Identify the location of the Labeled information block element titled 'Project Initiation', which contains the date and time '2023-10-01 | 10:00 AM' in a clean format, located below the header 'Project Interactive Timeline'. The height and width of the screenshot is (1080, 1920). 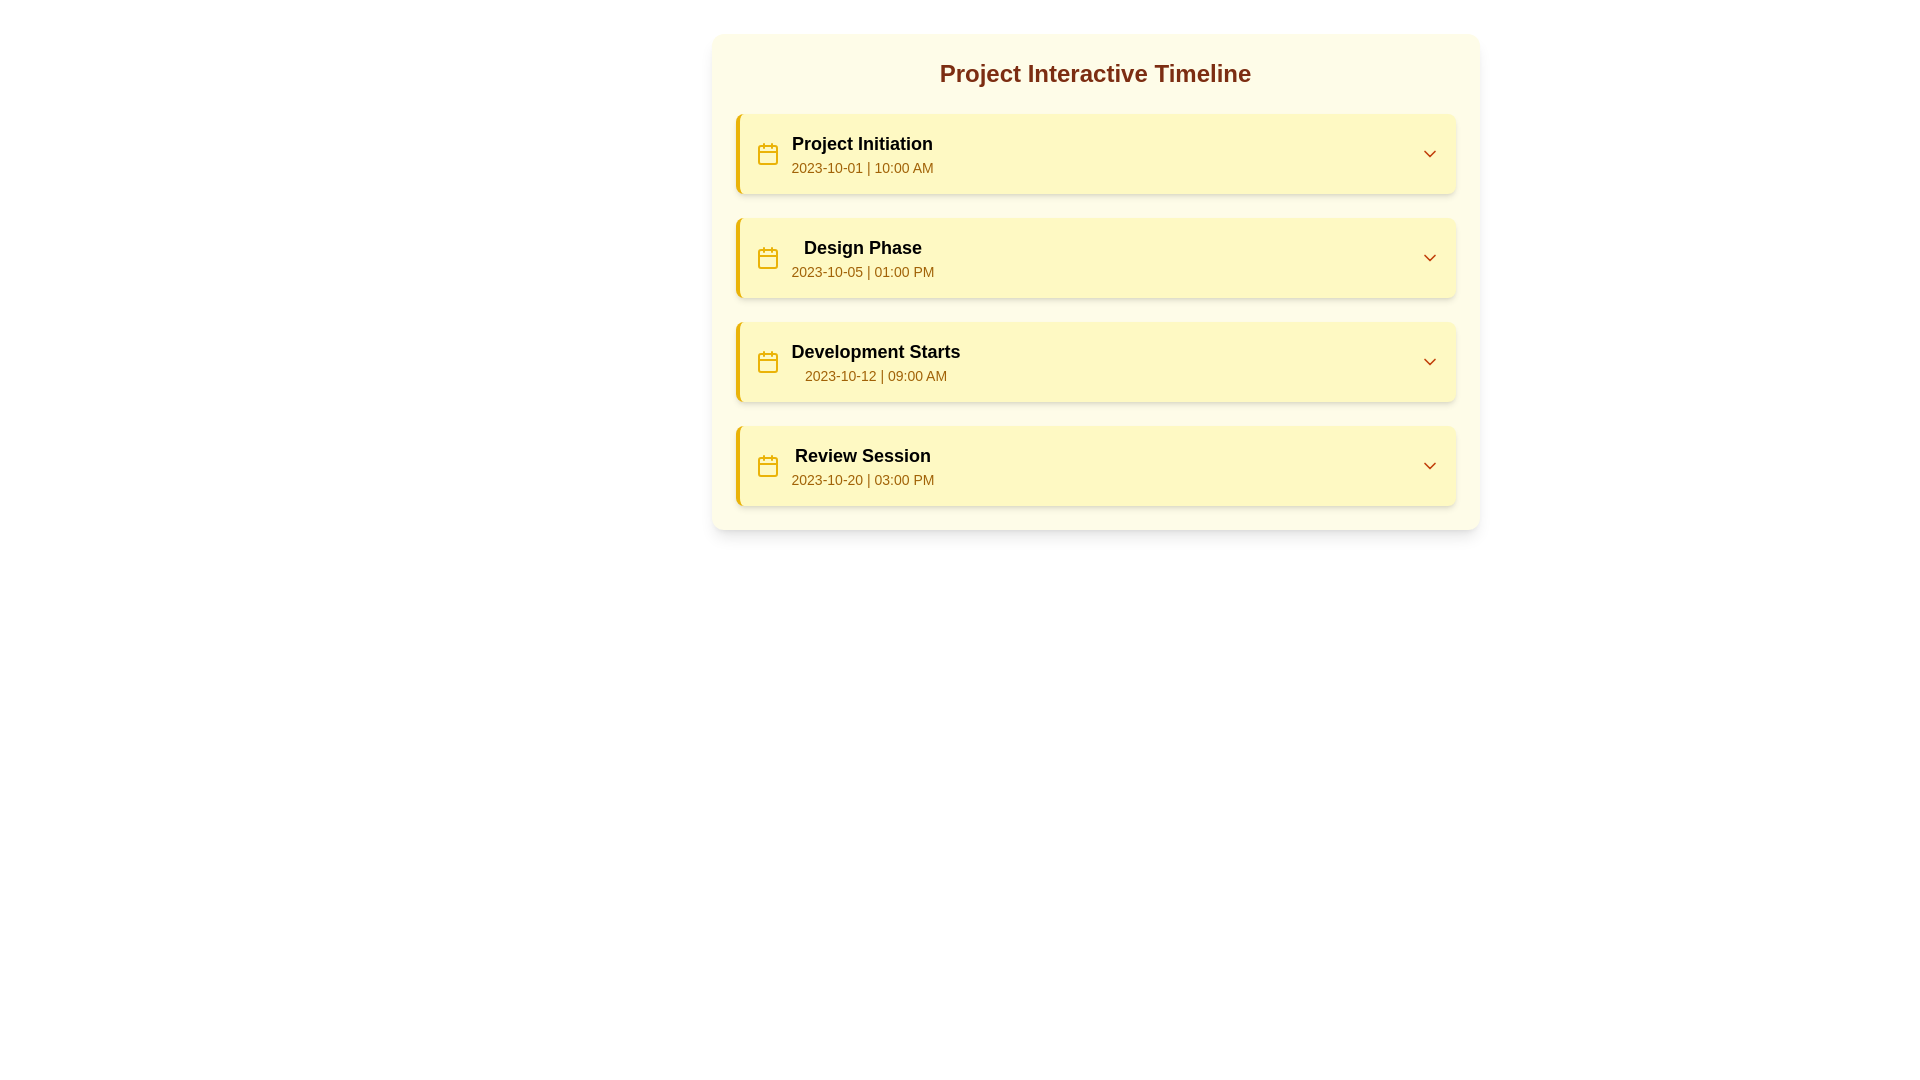
(862, 153).